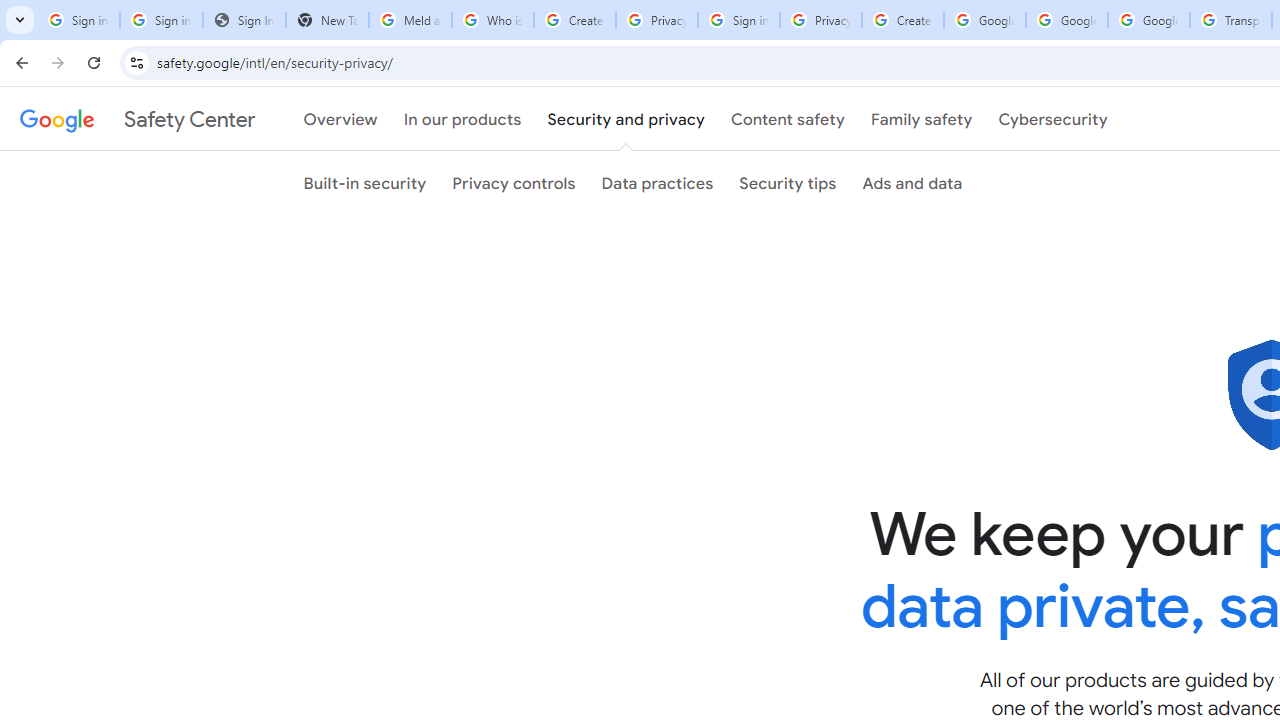 This screenshot has height=720, width=1280. Describe the element at coordinates (136, 119) in the screenshot. I see `'Safety Center'` at that location.